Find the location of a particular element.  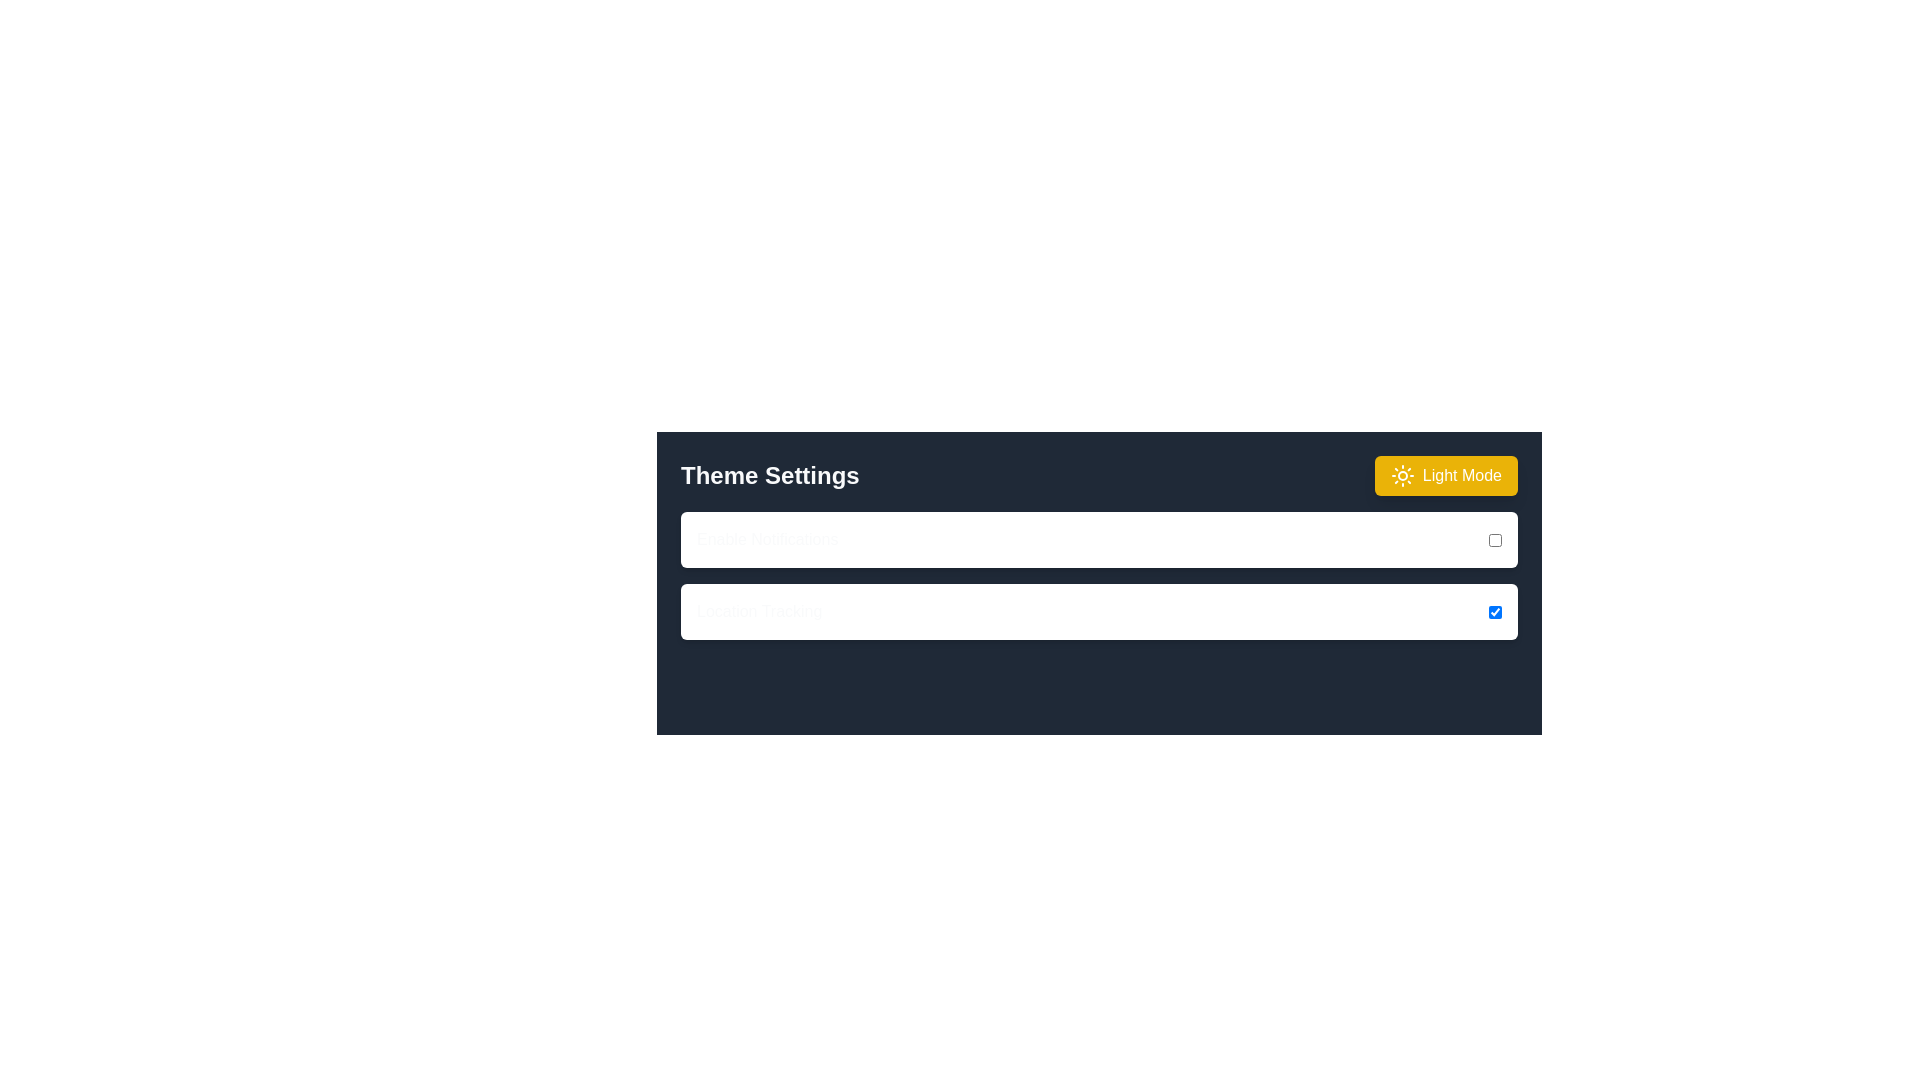

'Light Mode' button to toggle the theme is located at coordinates (1445, 475).